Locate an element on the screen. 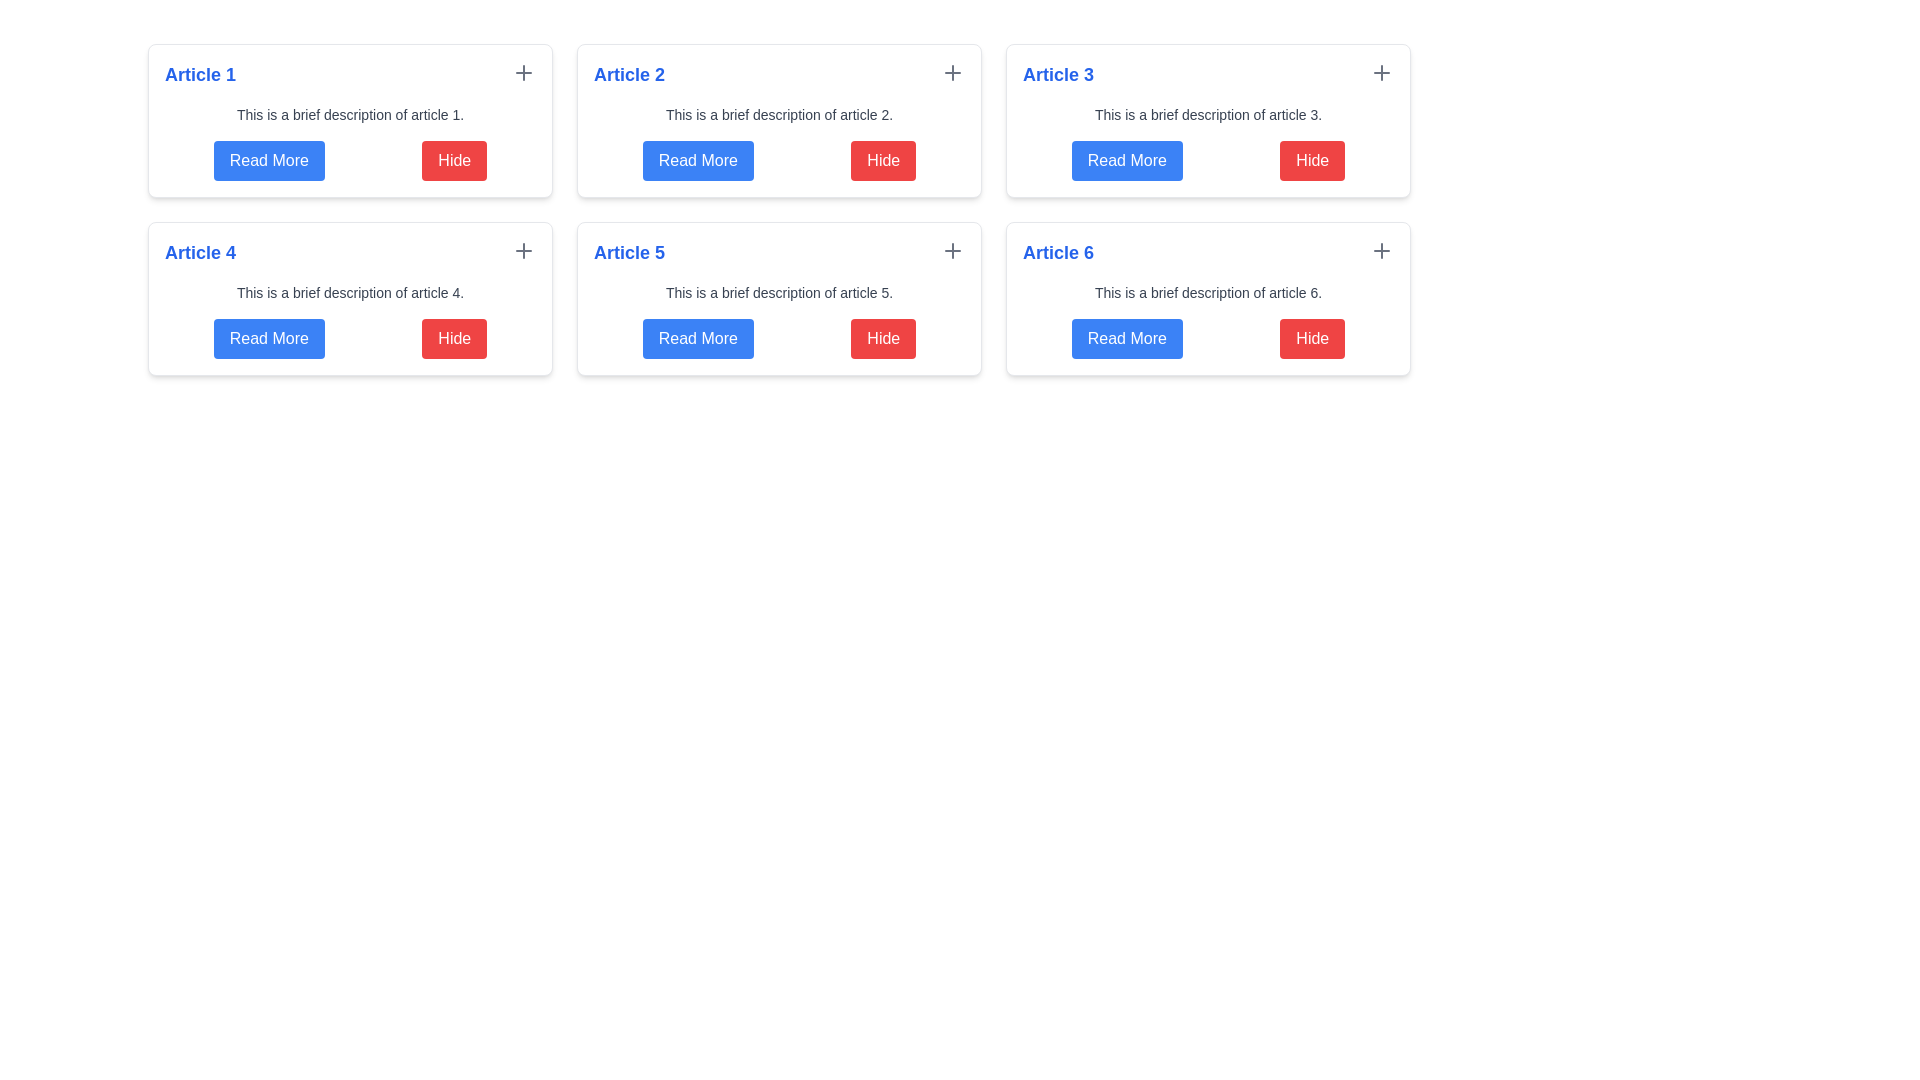  the red 'Hide' button with rounded corners is located at coordinates (453, 160).